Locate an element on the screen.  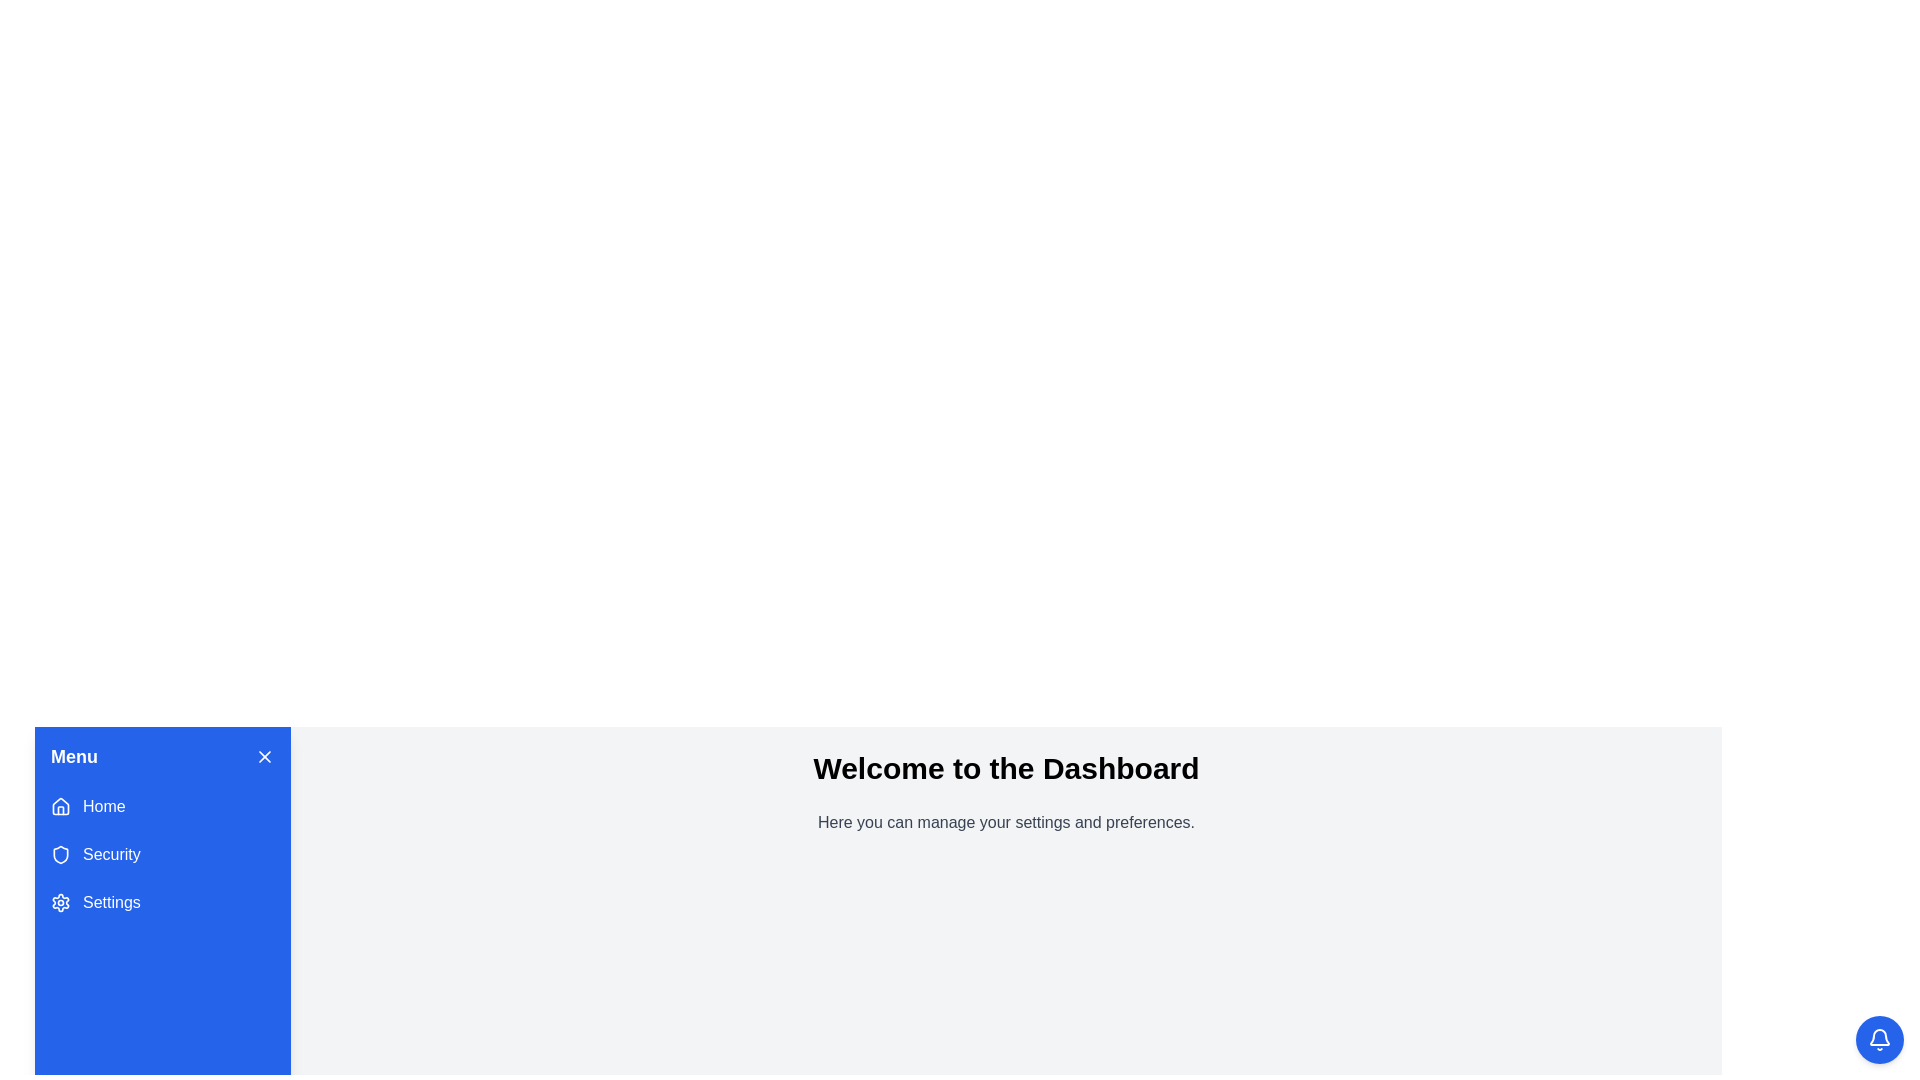
the Text label indicating the purpose of the sidebar as the main menu, which is positioned at the top-left corner of the left sidebar panel is located at coordinates (74, 756).